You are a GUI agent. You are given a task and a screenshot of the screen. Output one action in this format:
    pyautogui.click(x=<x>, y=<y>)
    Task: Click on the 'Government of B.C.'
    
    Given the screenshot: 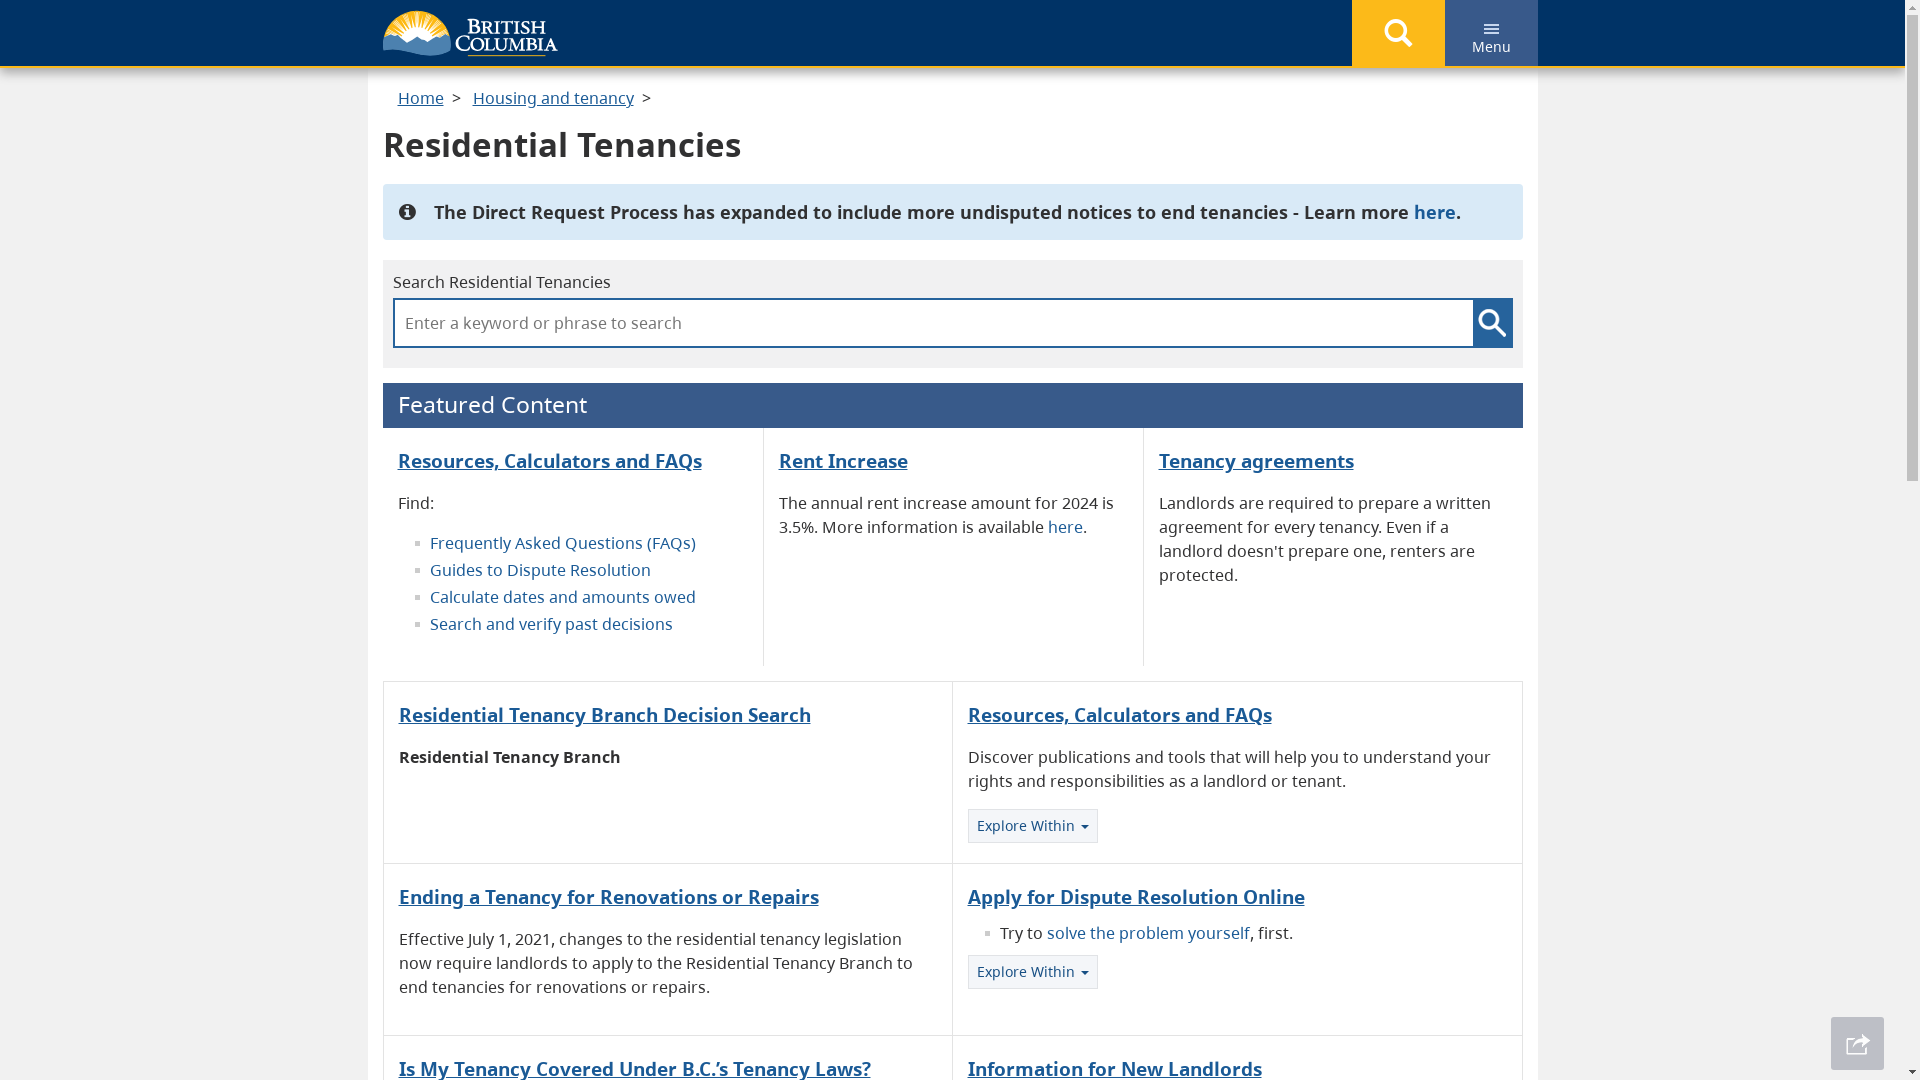 What is the action you would take?
    pyautogui.click(x=468, y=33)
    